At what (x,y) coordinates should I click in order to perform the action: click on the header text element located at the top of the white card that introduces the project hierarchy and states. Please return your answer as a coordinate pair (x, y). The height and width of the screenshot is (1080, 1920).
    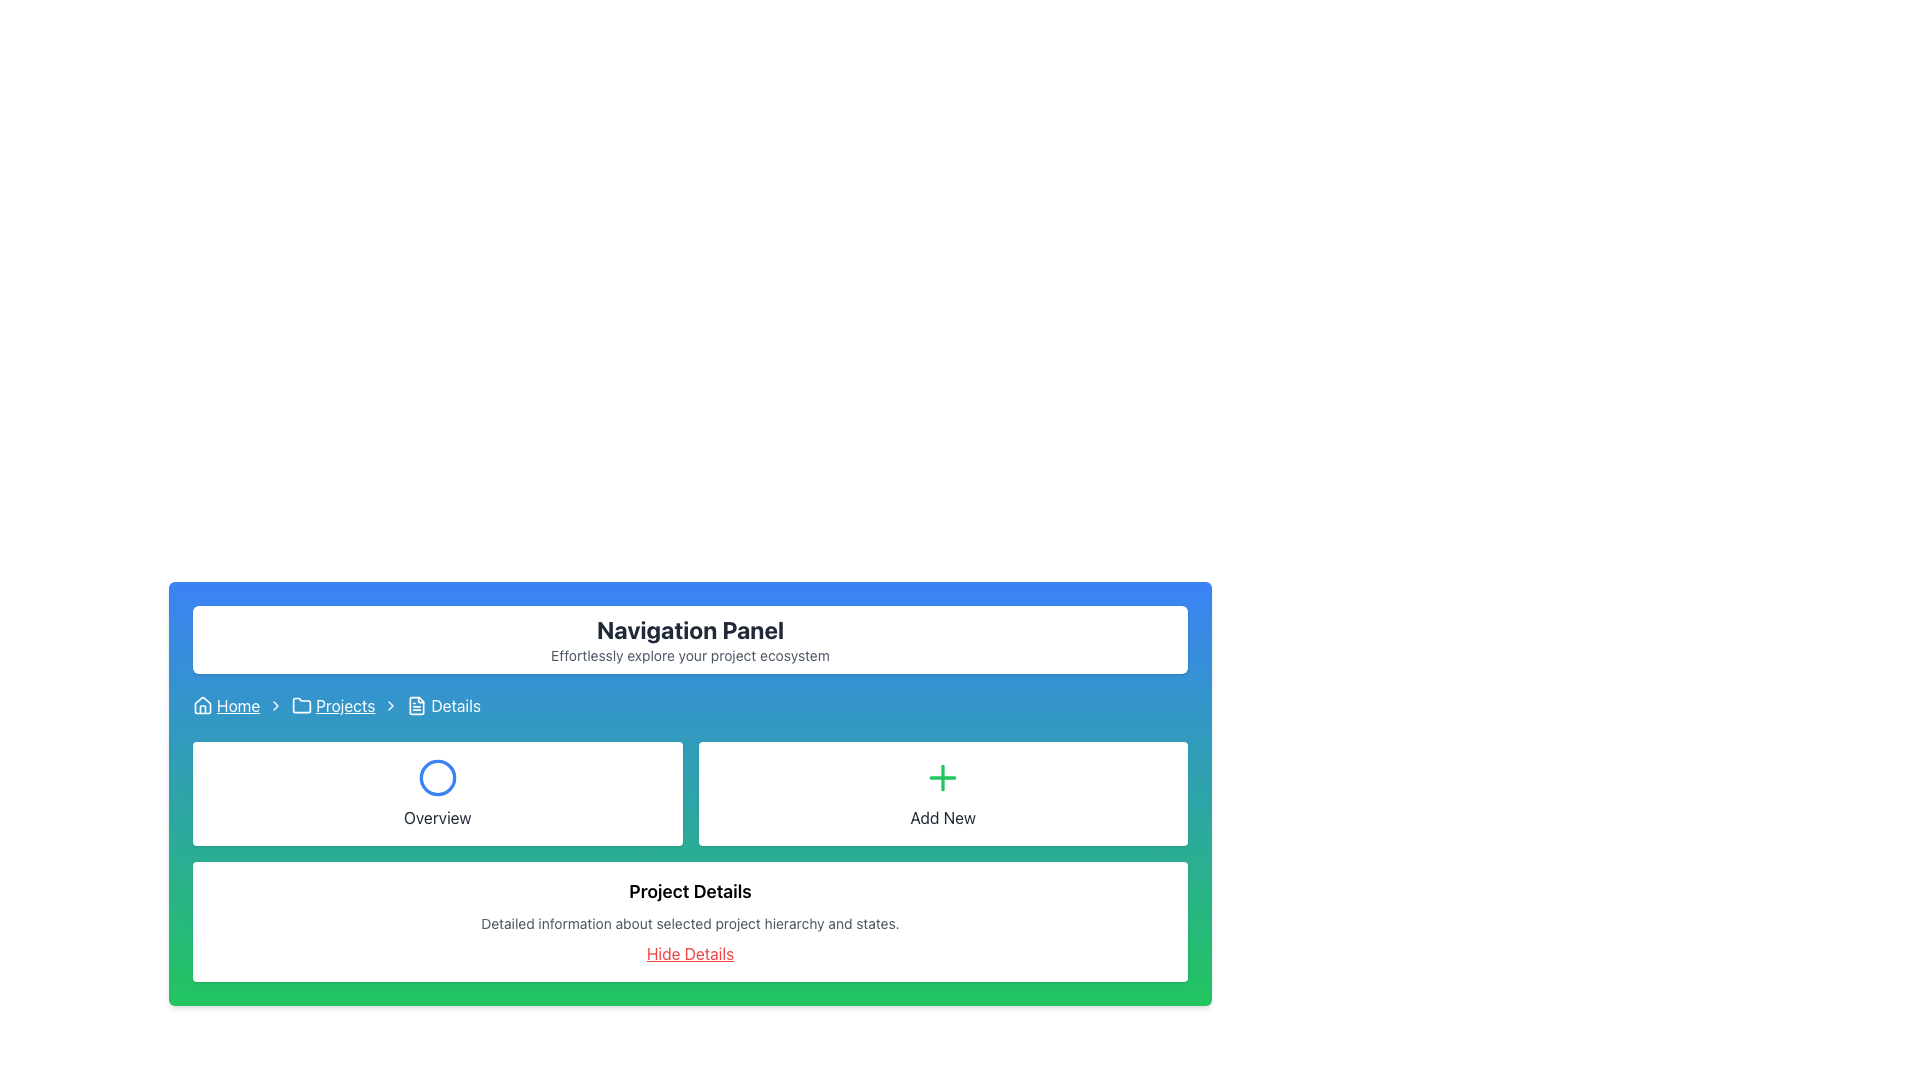
    Looking at the image, I should click on (690, 890).